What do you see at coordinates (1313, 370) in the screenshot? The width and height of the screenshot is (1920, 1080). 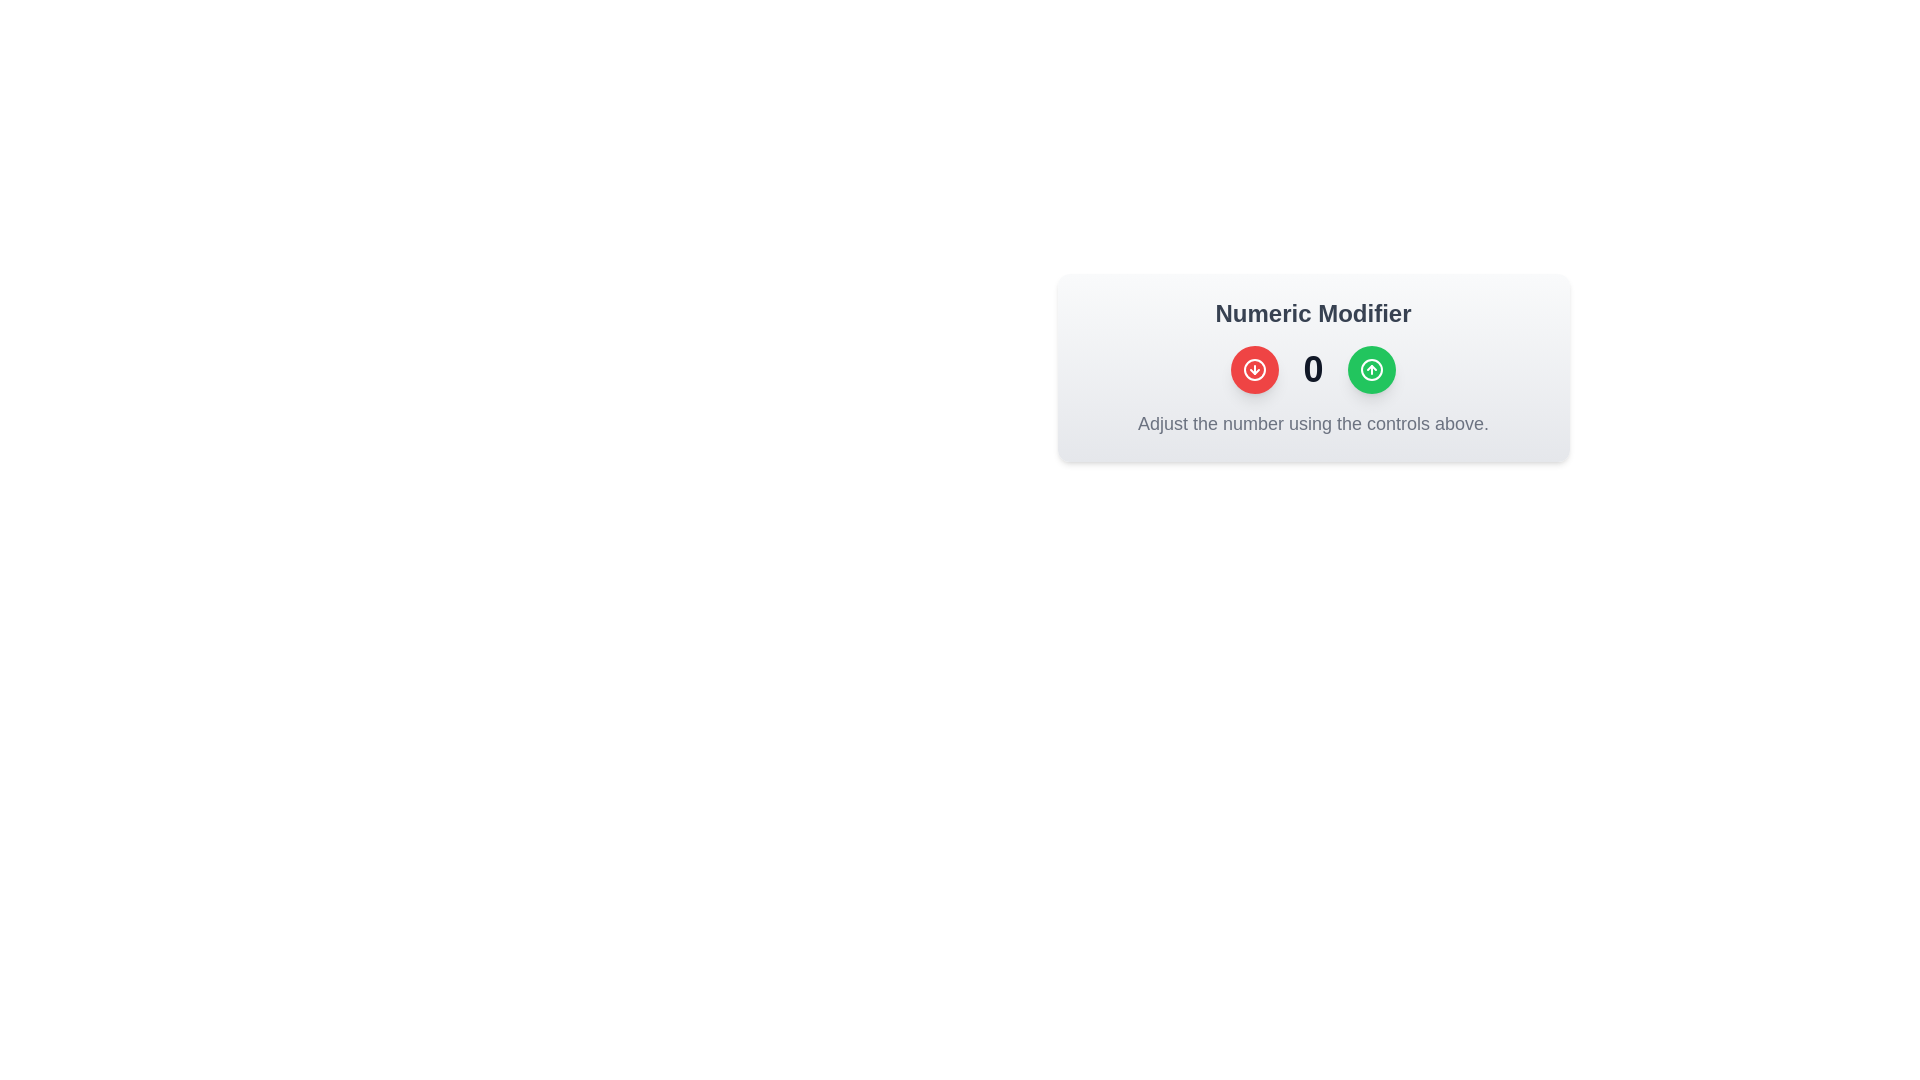 I see `displayed number '0' from the bold, large-sized numeric label rendered in grayish-black color, positioned centrally with increment and decrement buttons adjacent to it` at bounding box center [1313, 370].